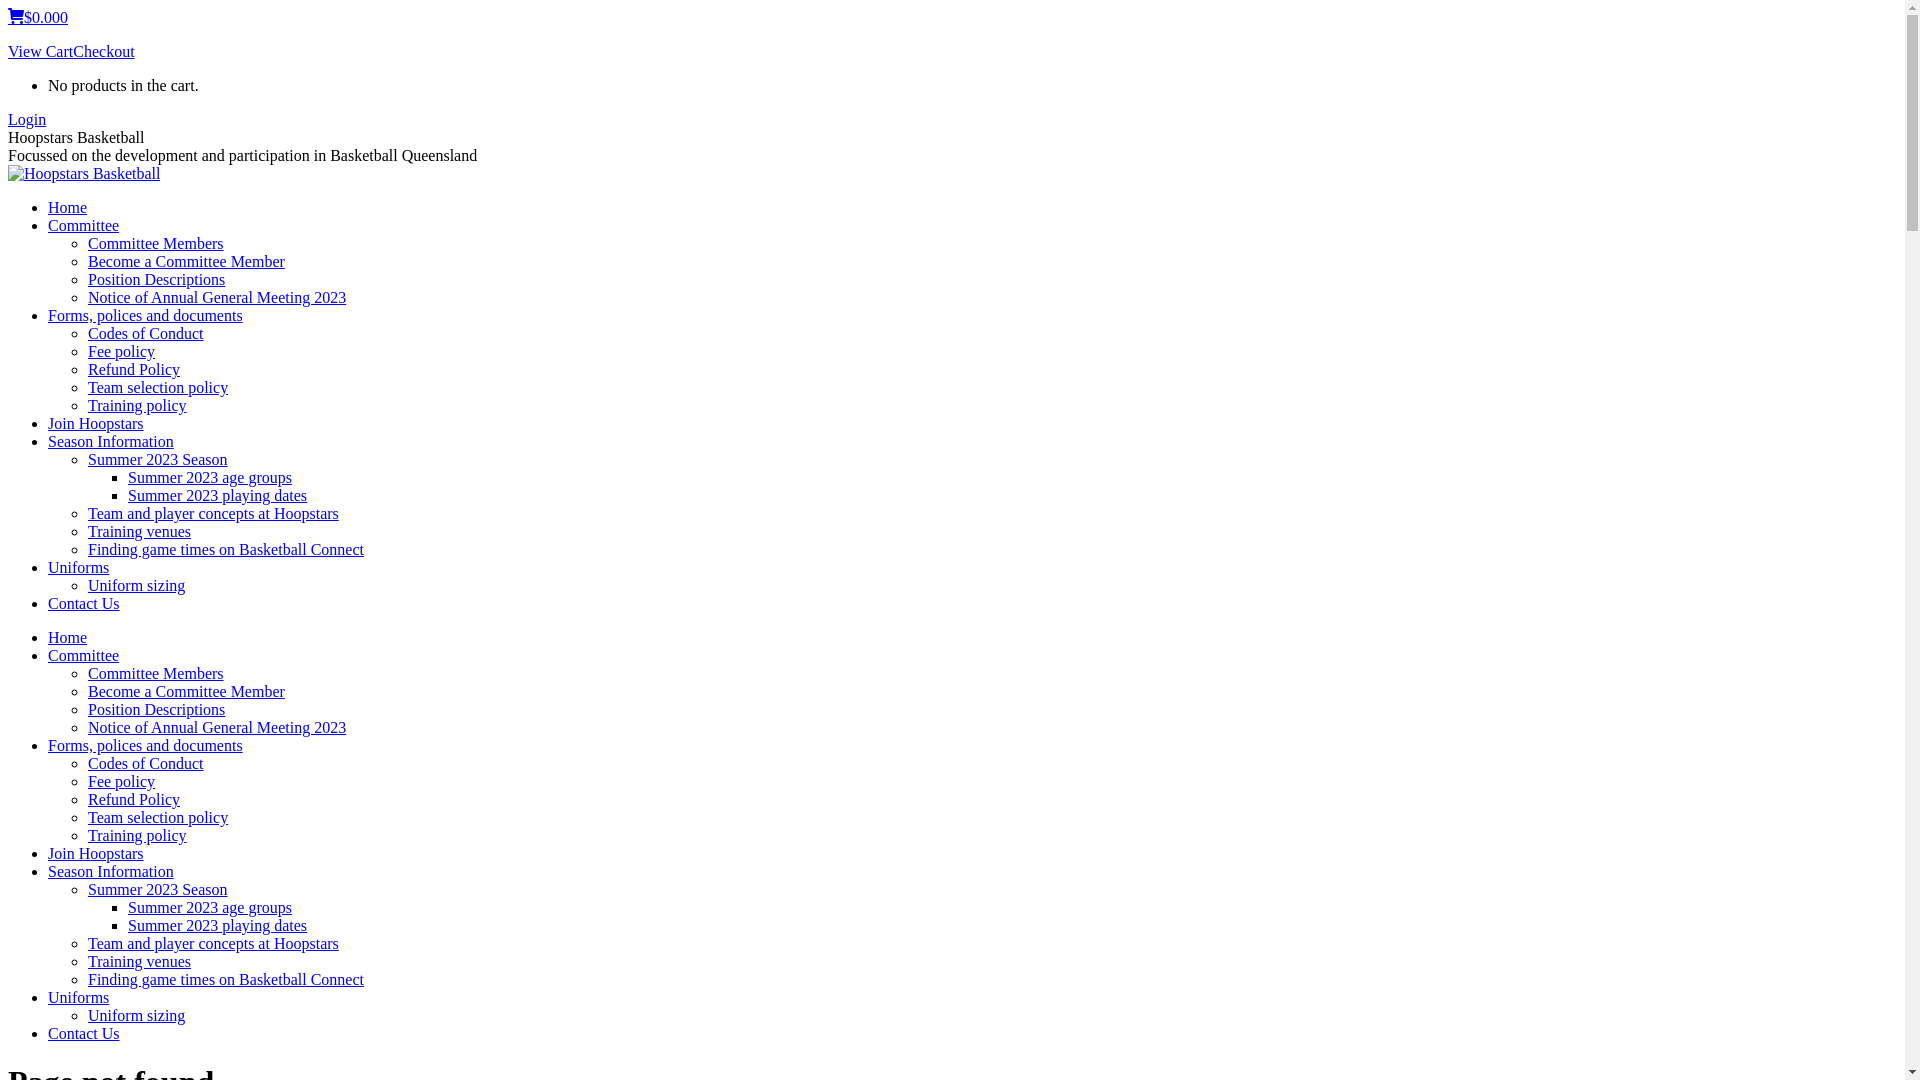 This screenshot has height=1080, width=1920. I want to click on 'Team selection policy', so click(157, 817).